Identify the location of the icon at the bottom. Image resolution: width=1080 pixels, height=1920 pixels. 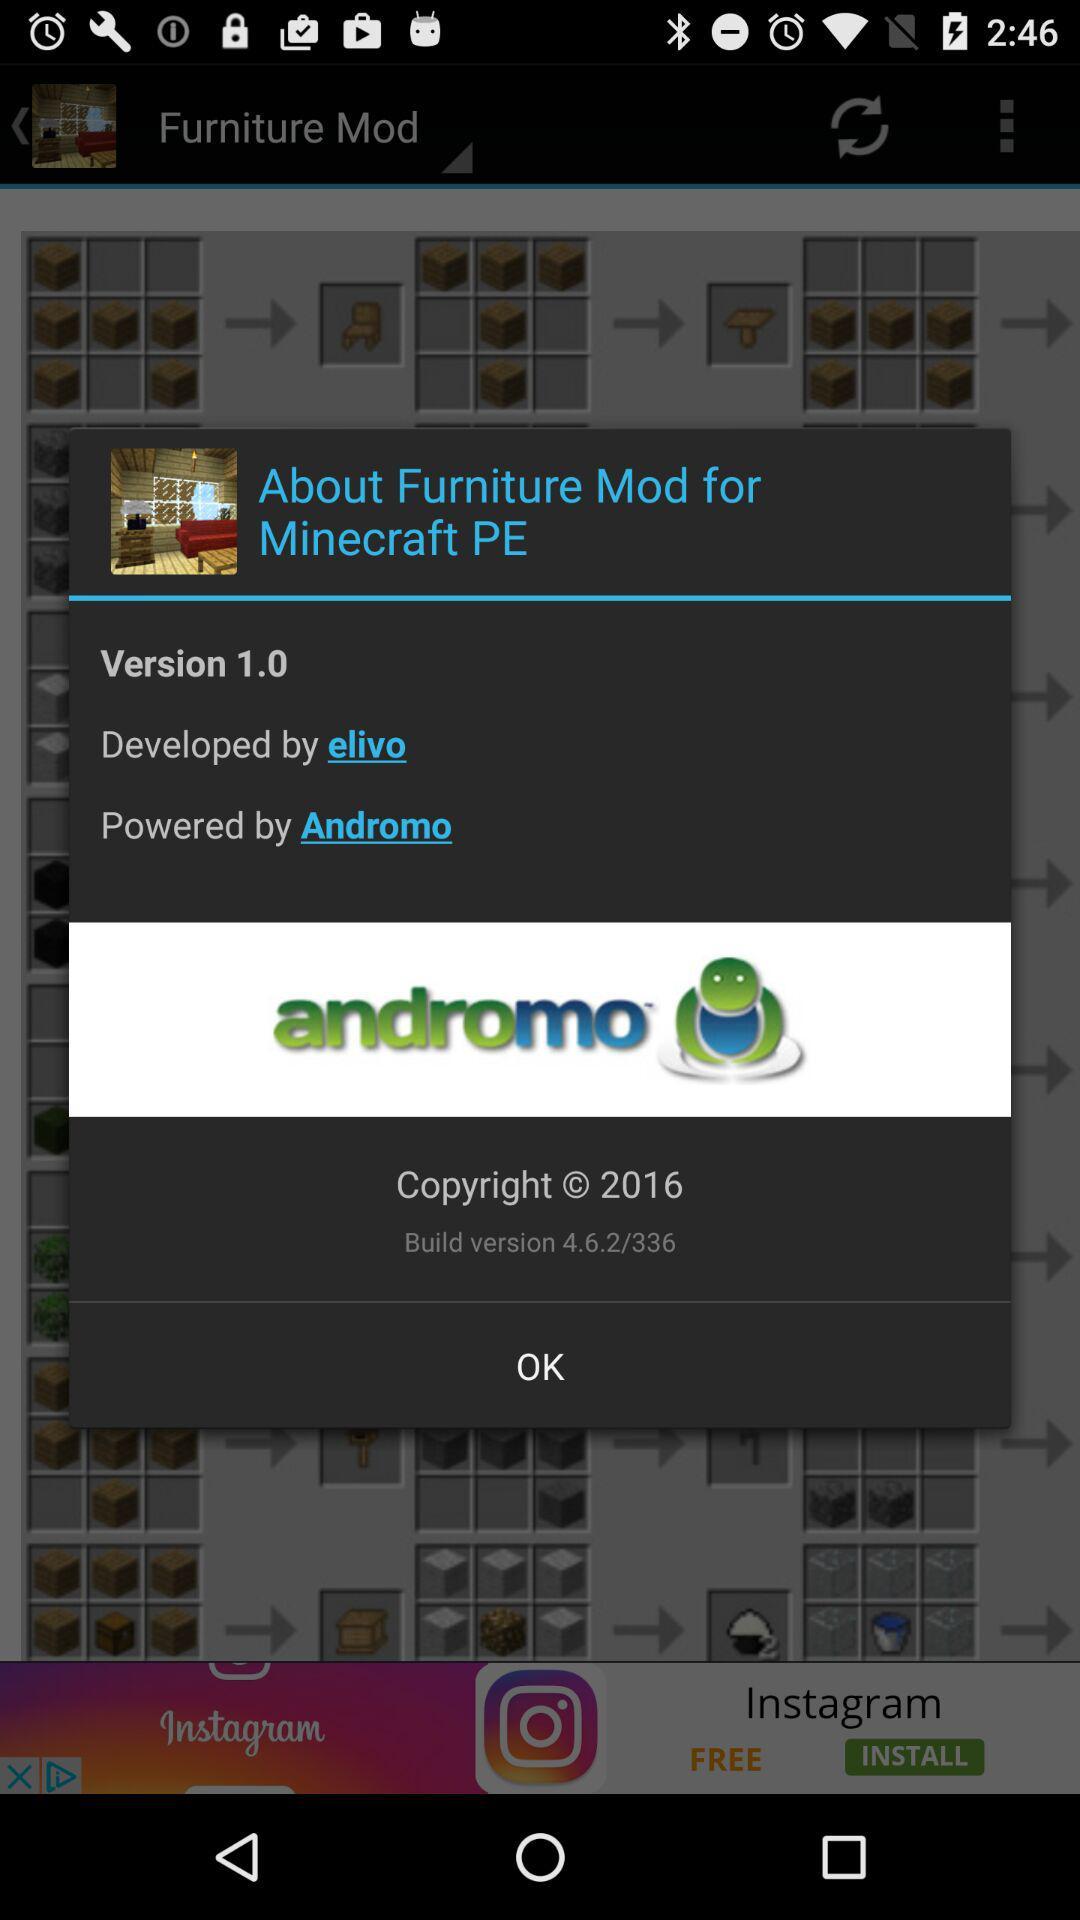
(540, 1364).